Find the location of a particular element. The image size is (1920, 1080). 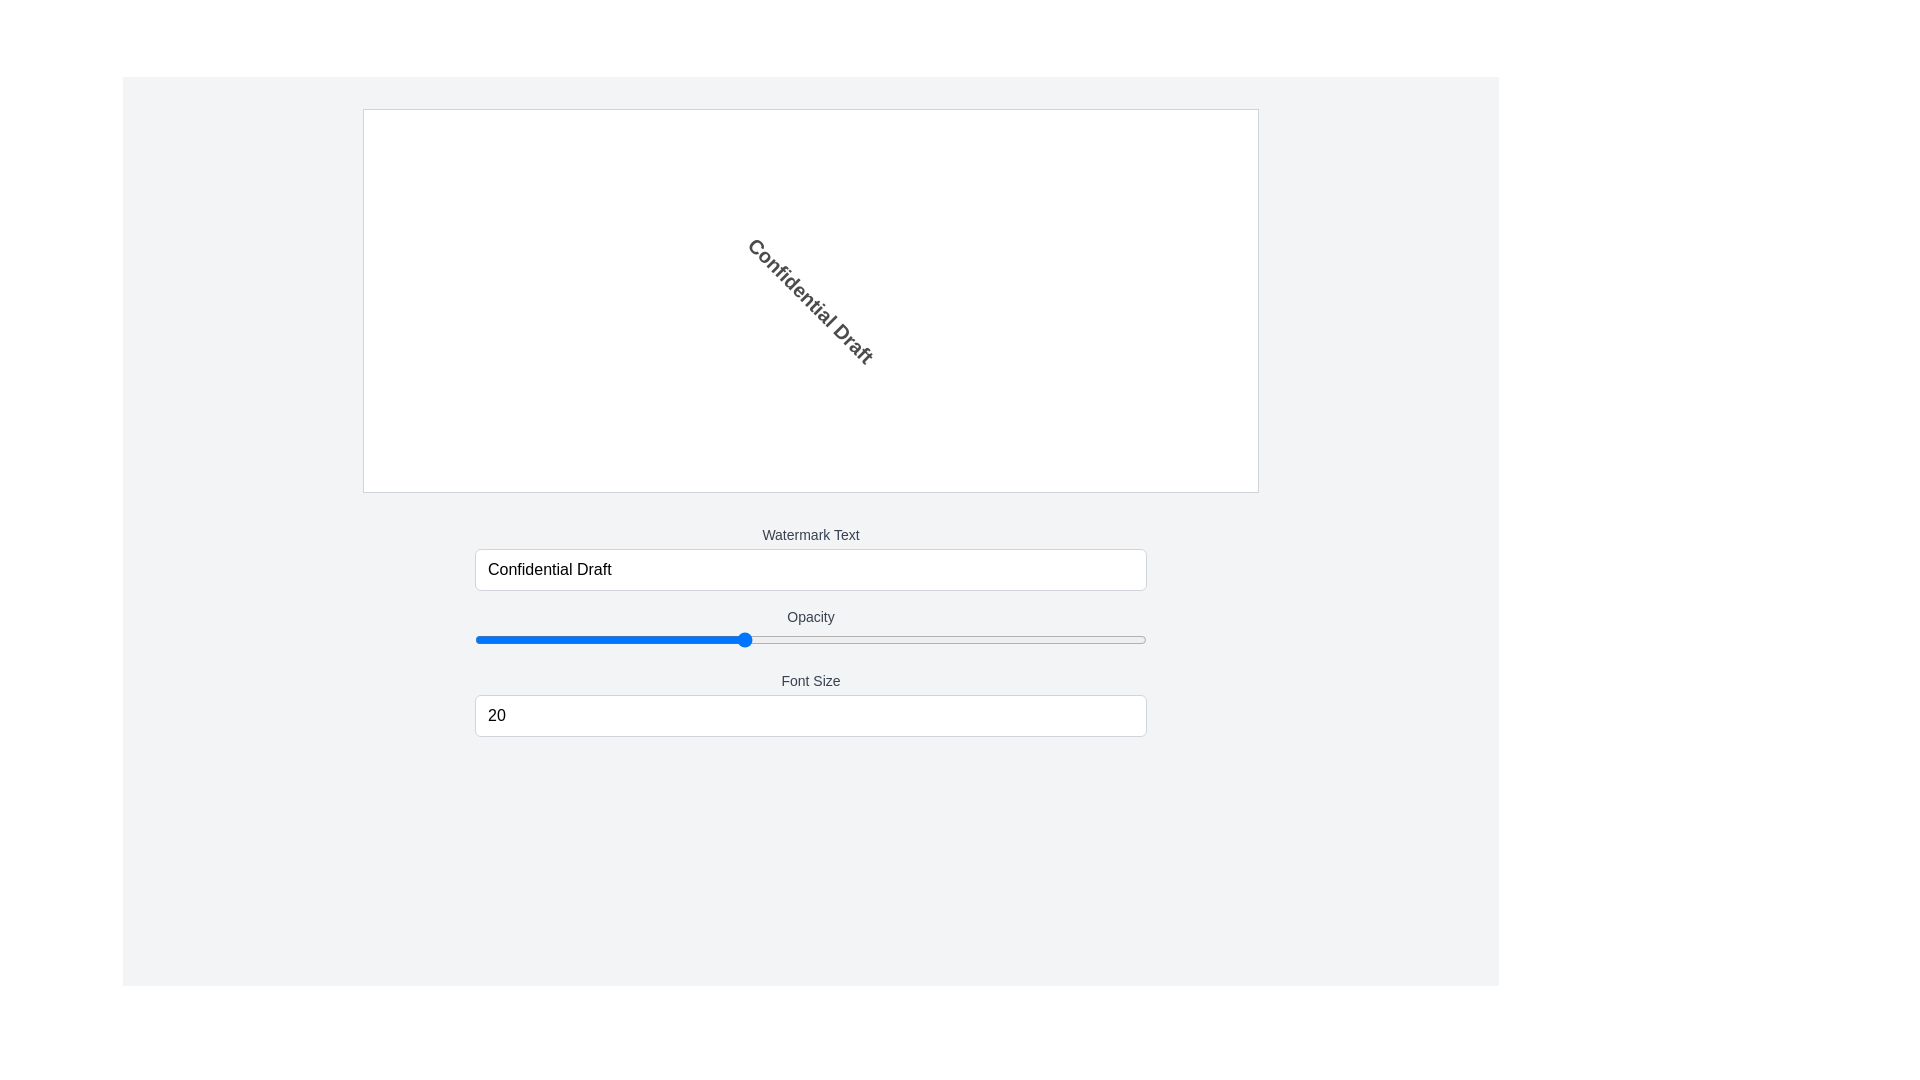

the numeric input field labeled 'Font Size' to focus on it is located at coordinates (811, 703).